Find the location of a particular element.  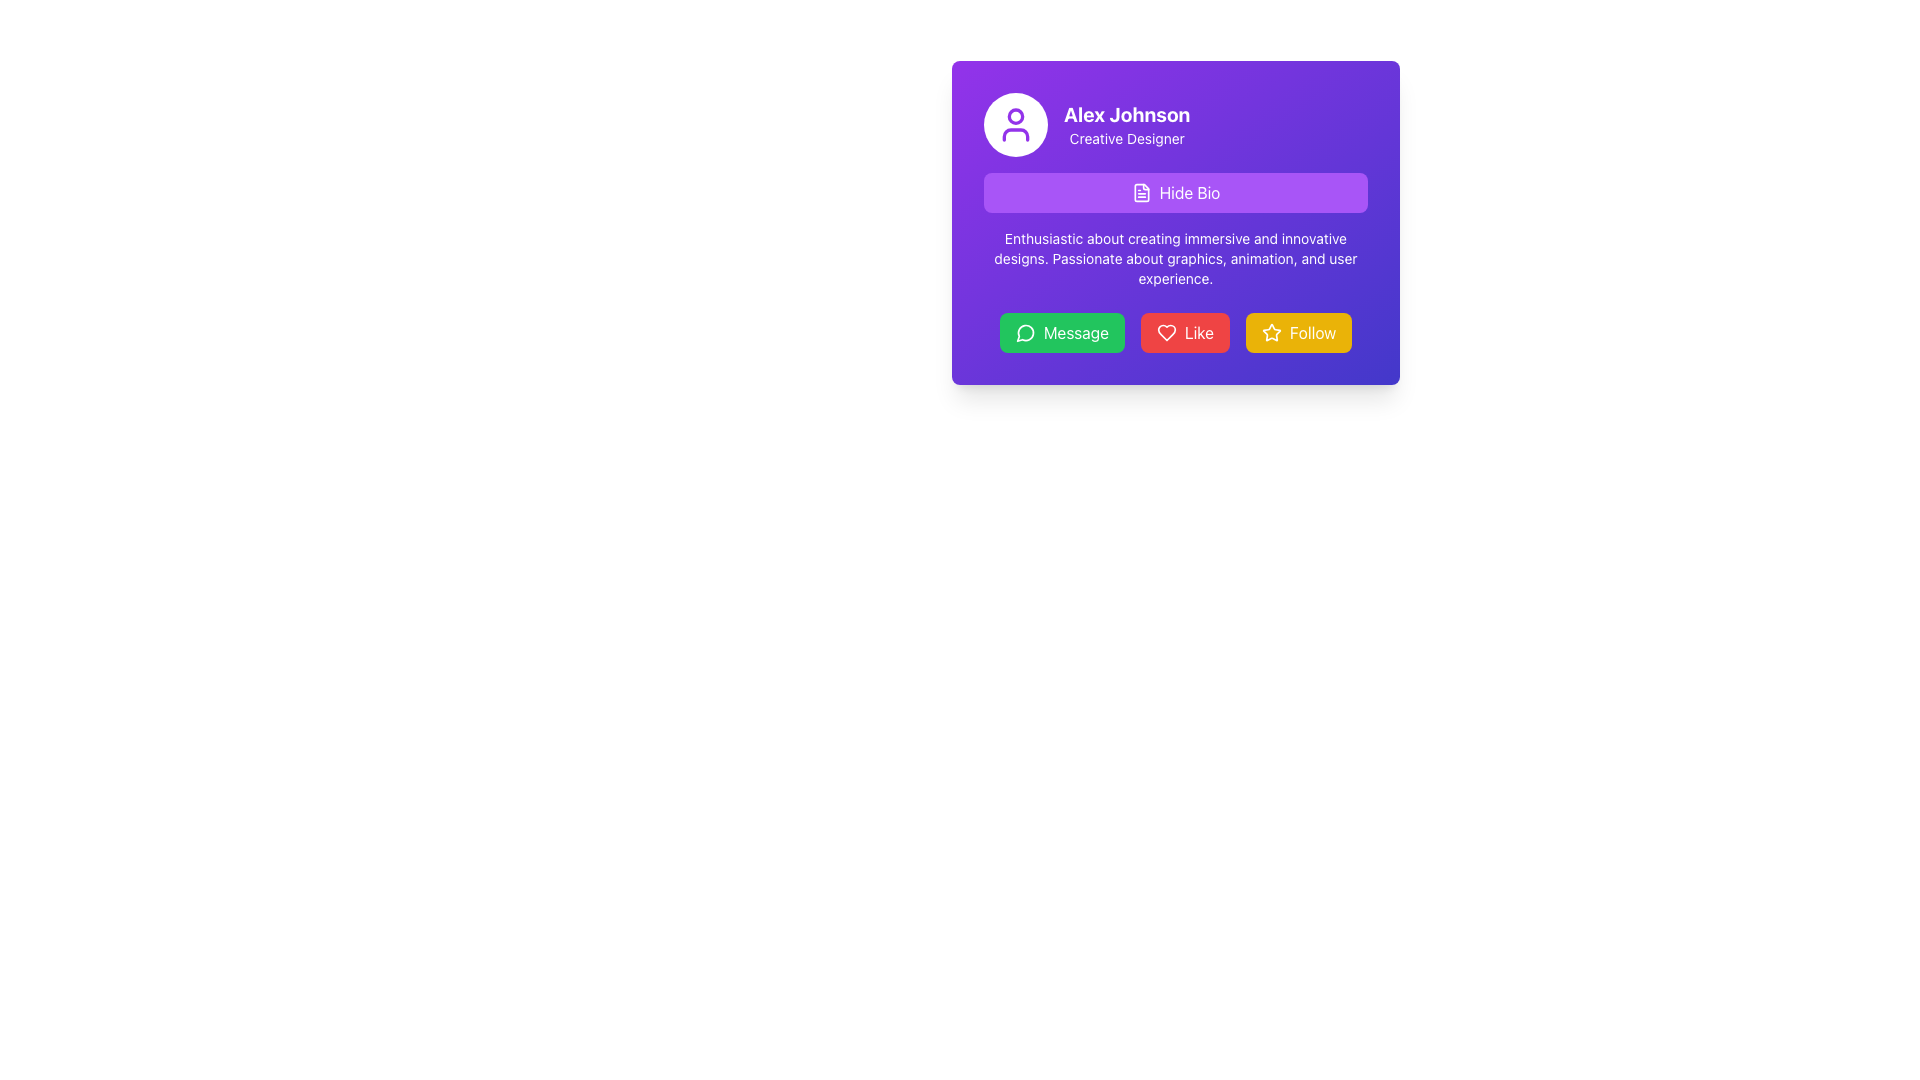

the icon representing the 'Hide Bio' action located to the left of the text within the 'Hide Bio' button on Alex Johnson's profile card is located at coordinates (1141, 192).